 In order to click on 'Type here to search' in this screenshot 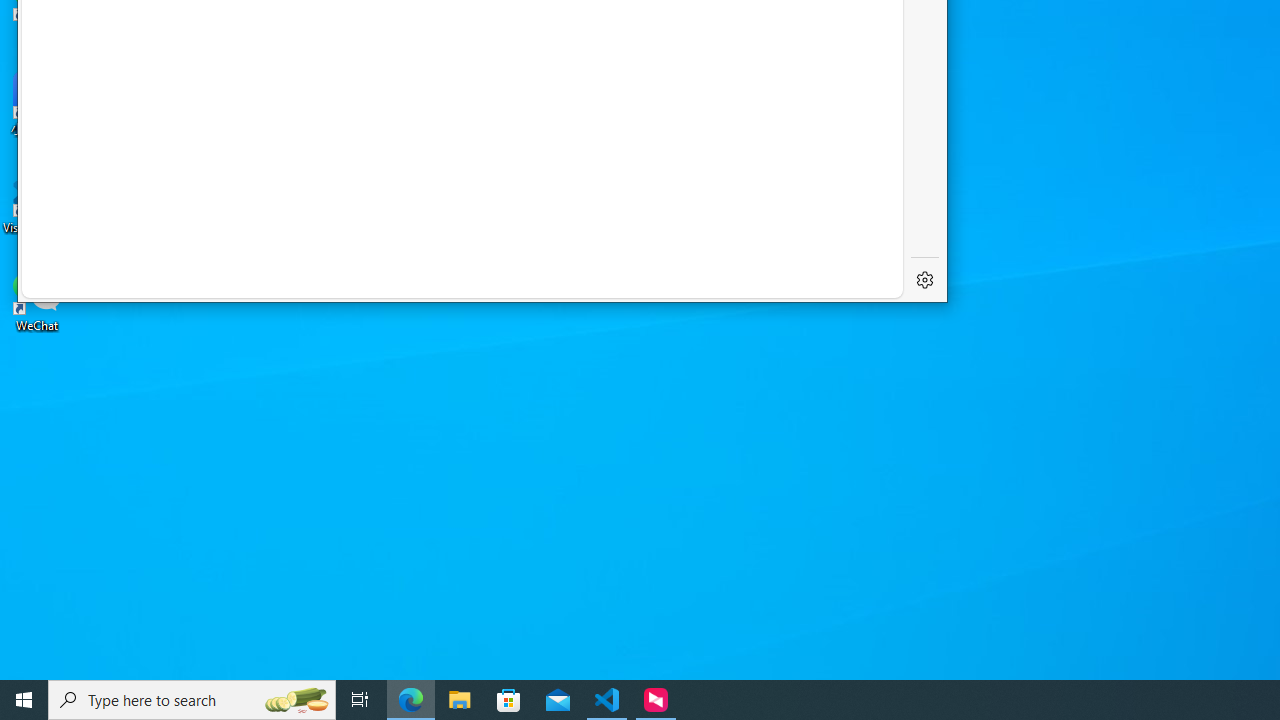, I will do `click(192, 698)`.